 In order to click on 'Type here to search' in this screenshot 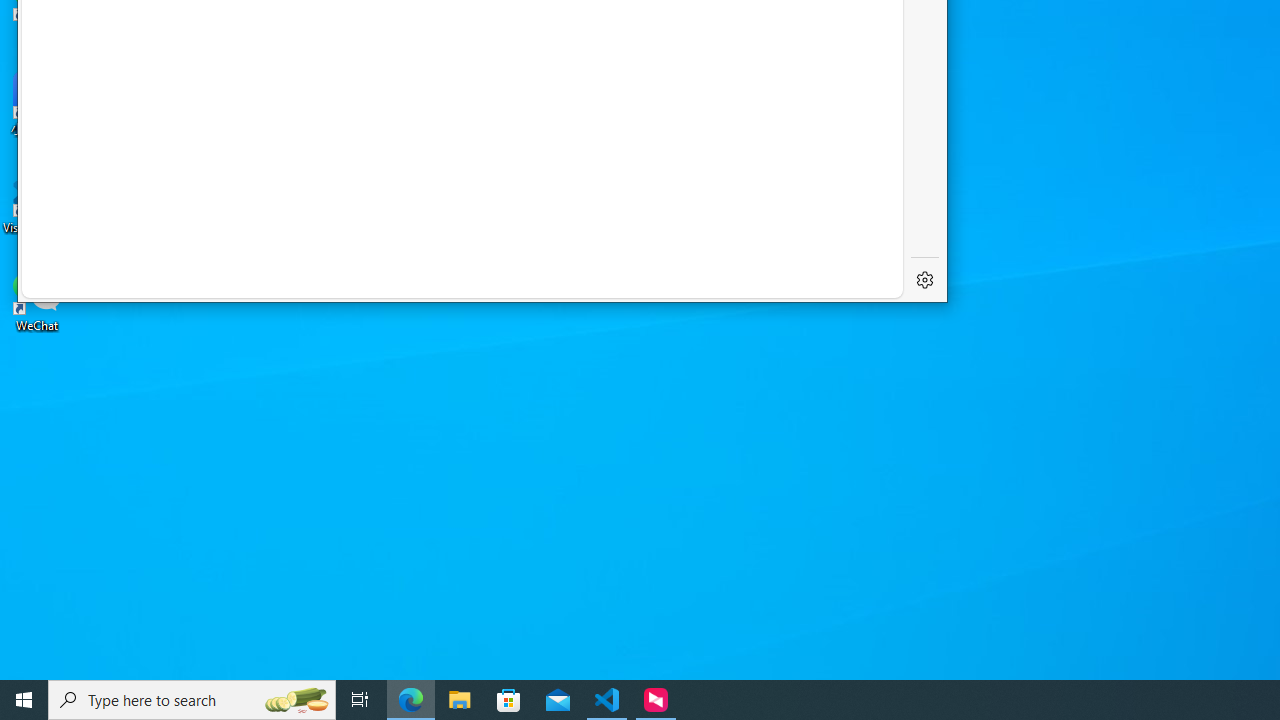, I will do `click(192, 698)`.